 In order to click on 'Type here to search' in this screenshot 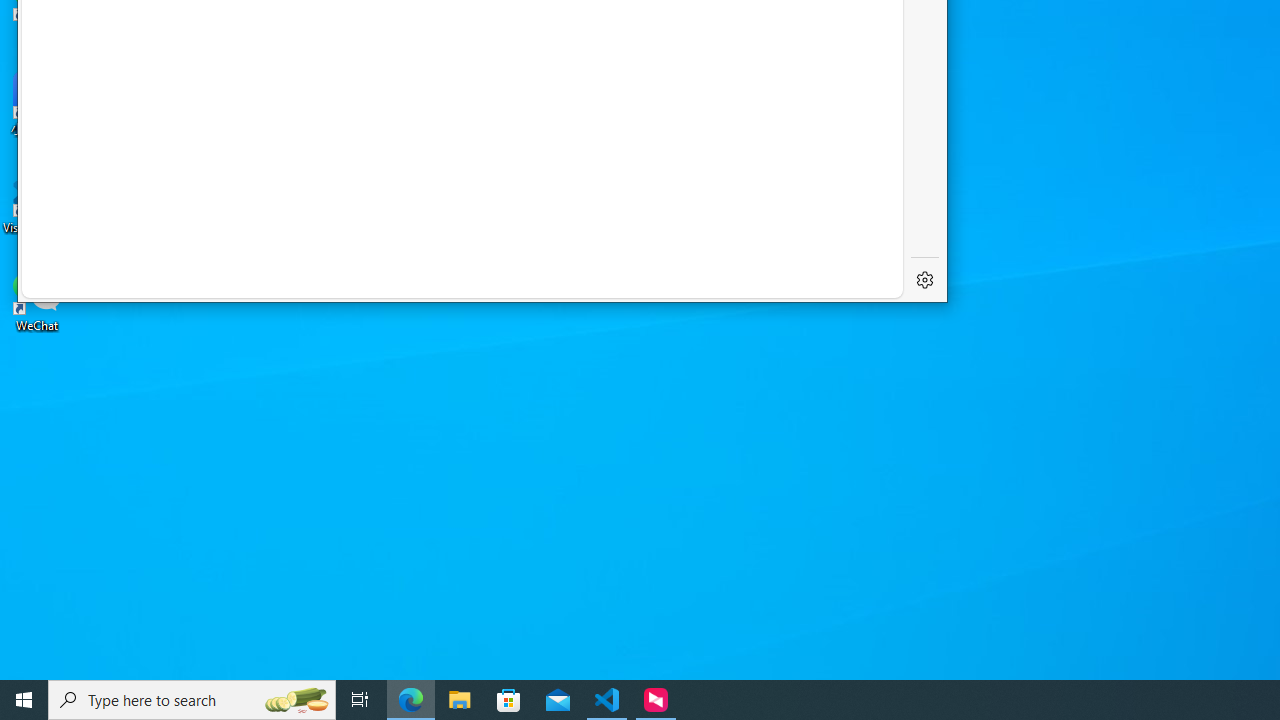, I will do `click(192, 698)`.